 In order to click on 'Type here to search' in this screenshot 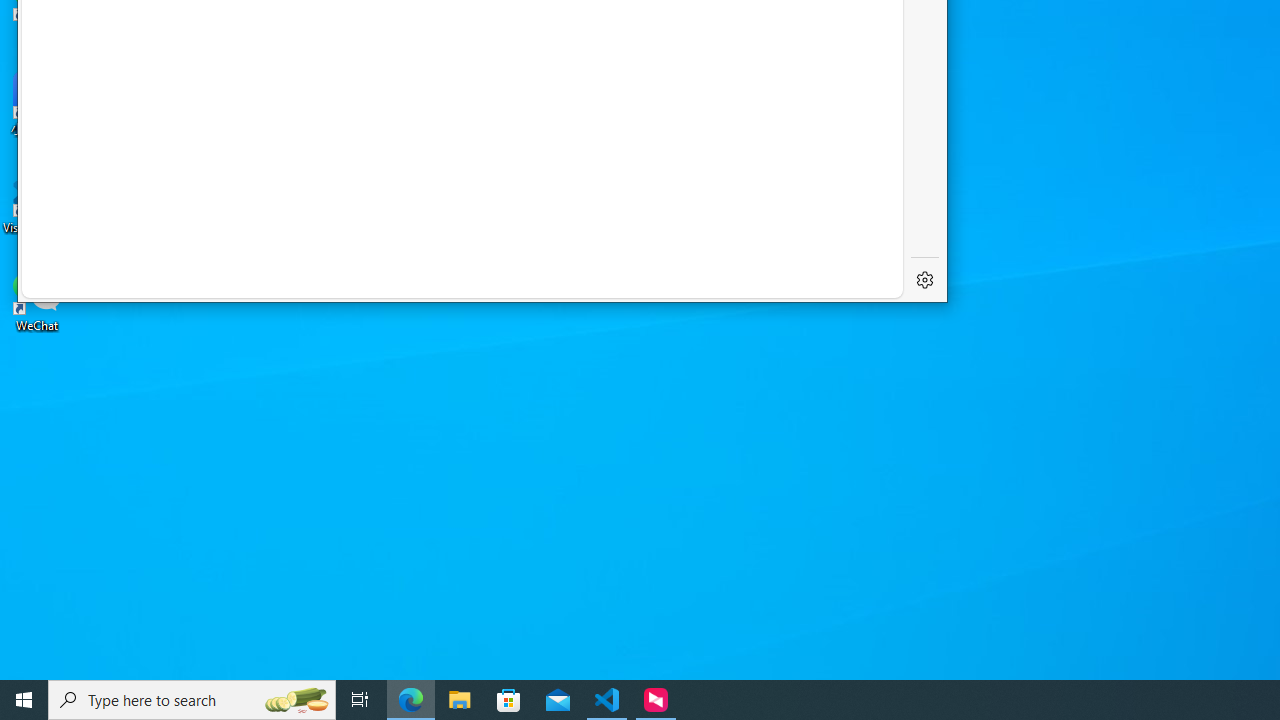, I will do `click(192, 698)`.